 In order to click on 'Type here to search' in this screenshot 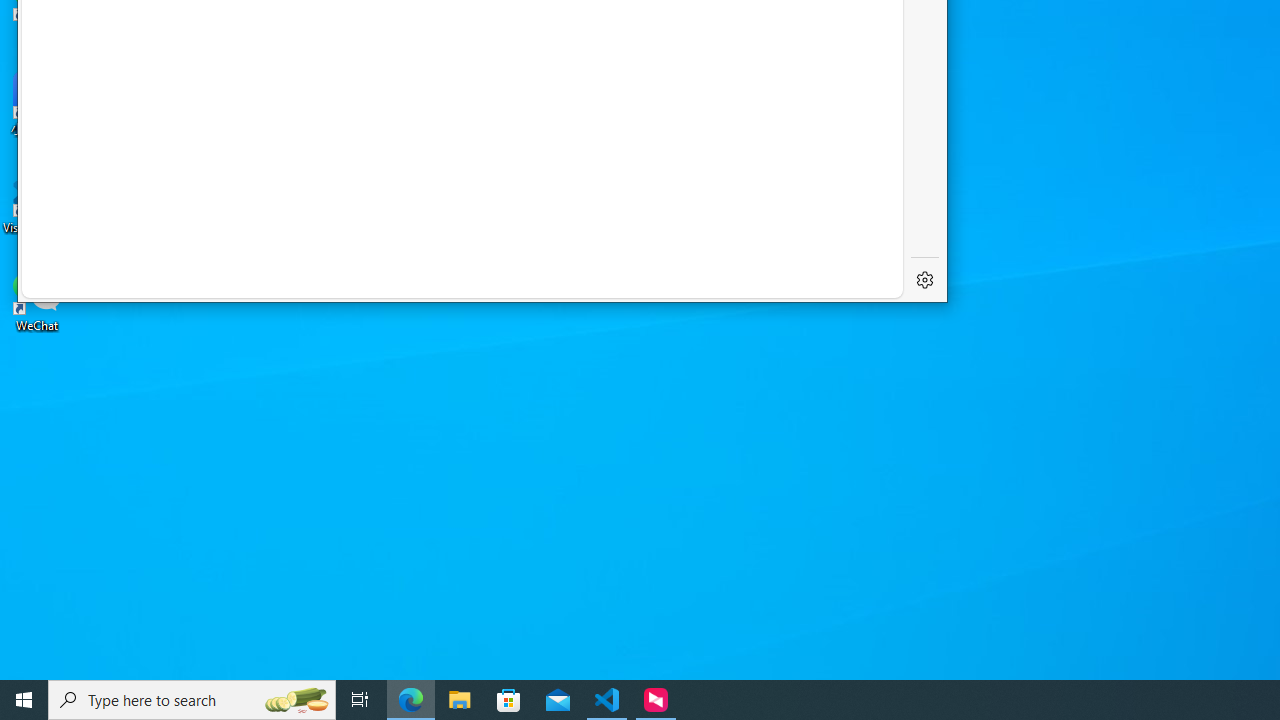, I will do `click(192, 698)`.